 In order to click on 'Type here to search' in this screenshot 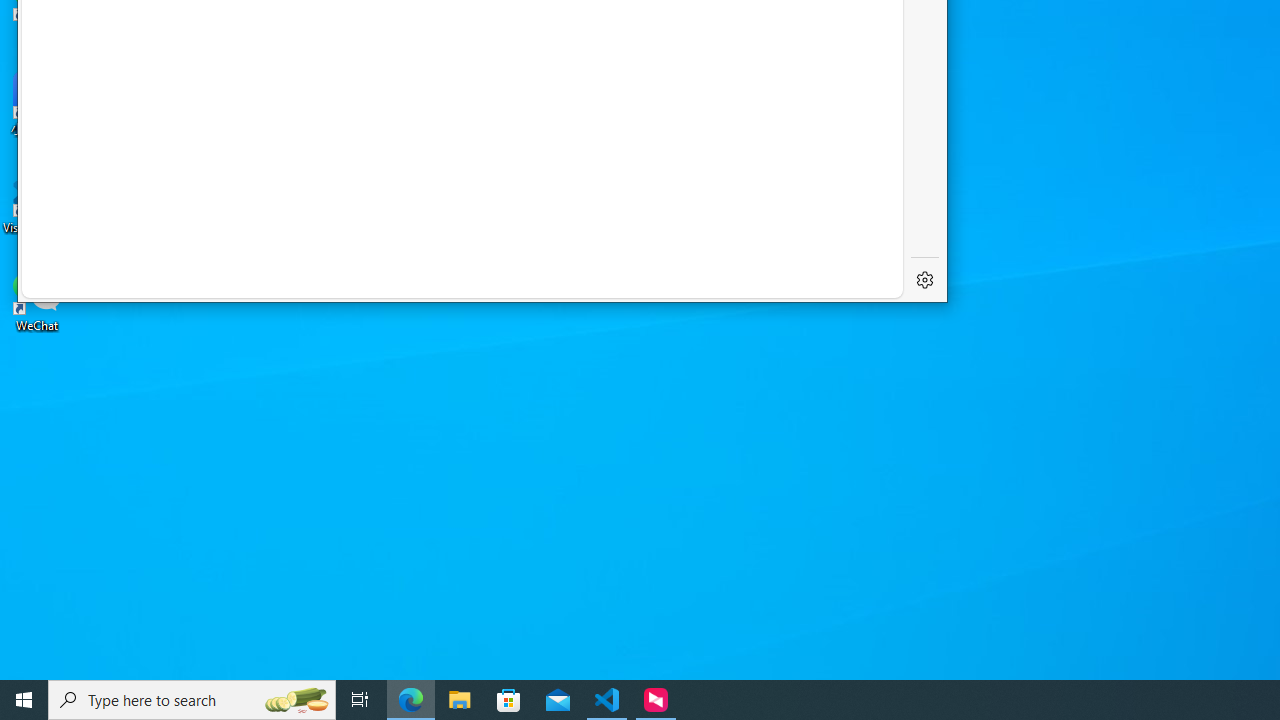, I will do `click(192, 698)`.